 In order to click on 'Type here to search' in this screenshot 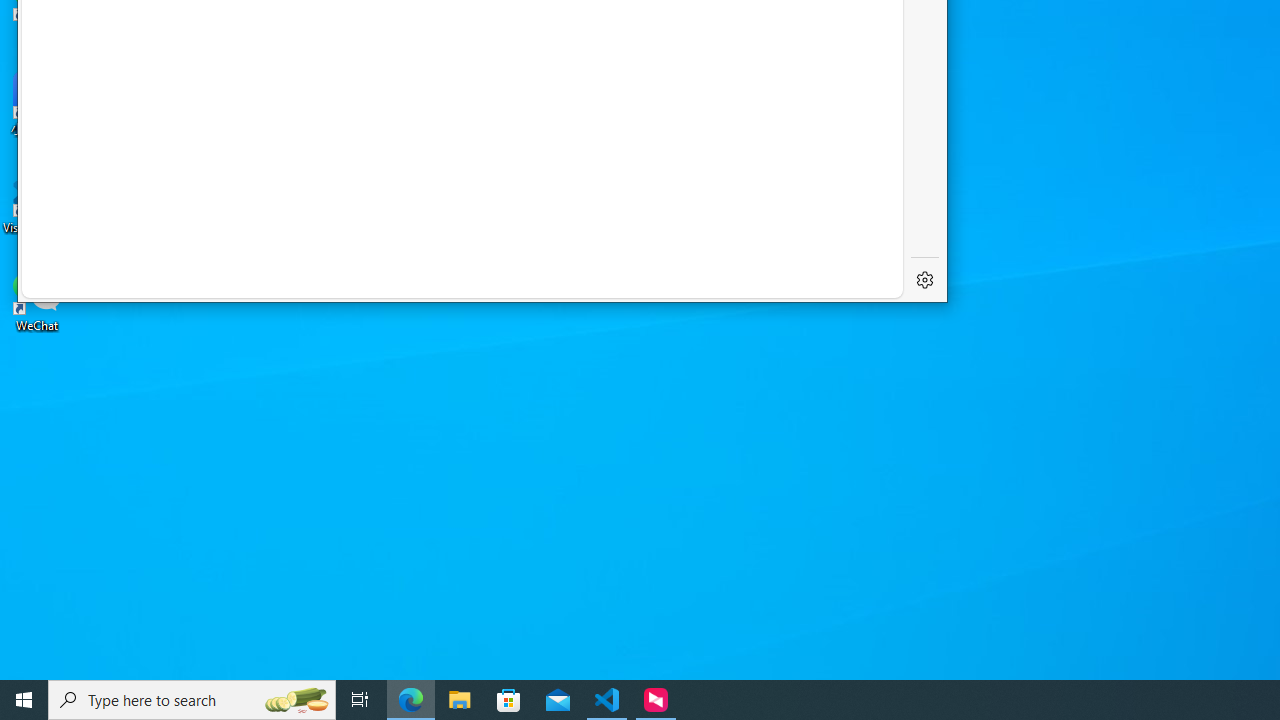, I will do `click(192, 698)`.